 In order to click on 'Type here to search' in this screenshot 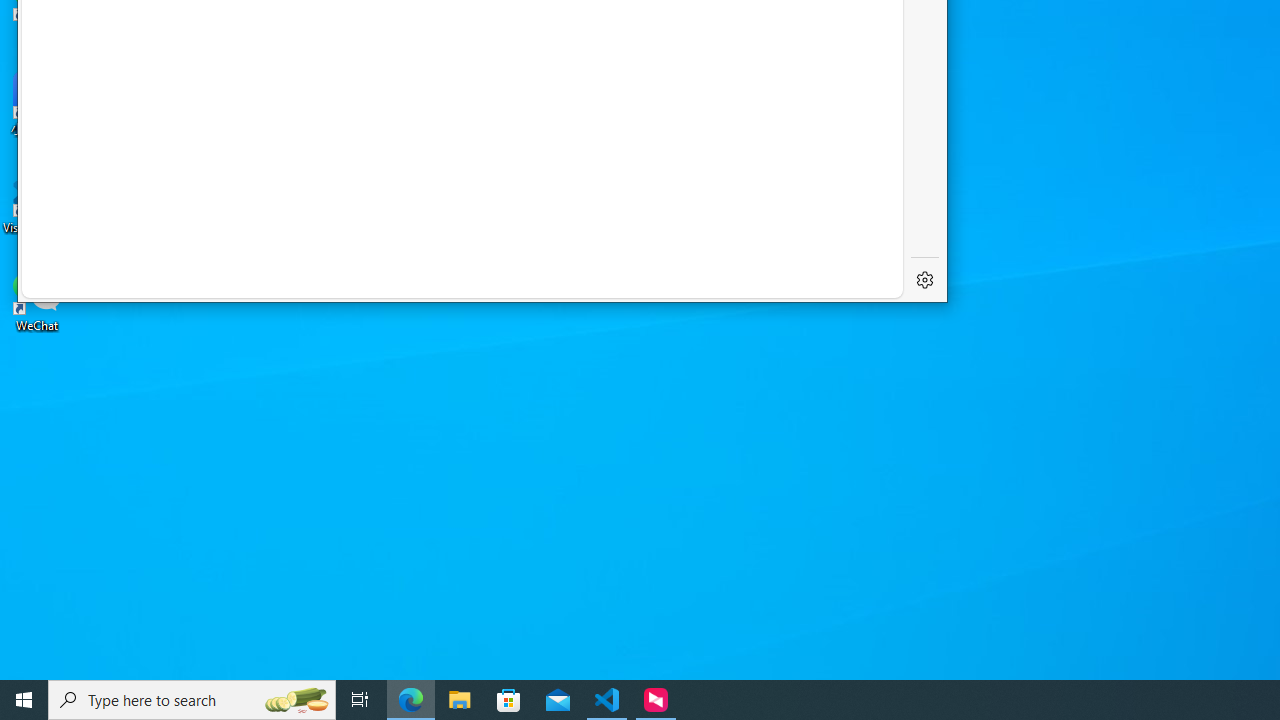, I will do `click(192, 698)`.